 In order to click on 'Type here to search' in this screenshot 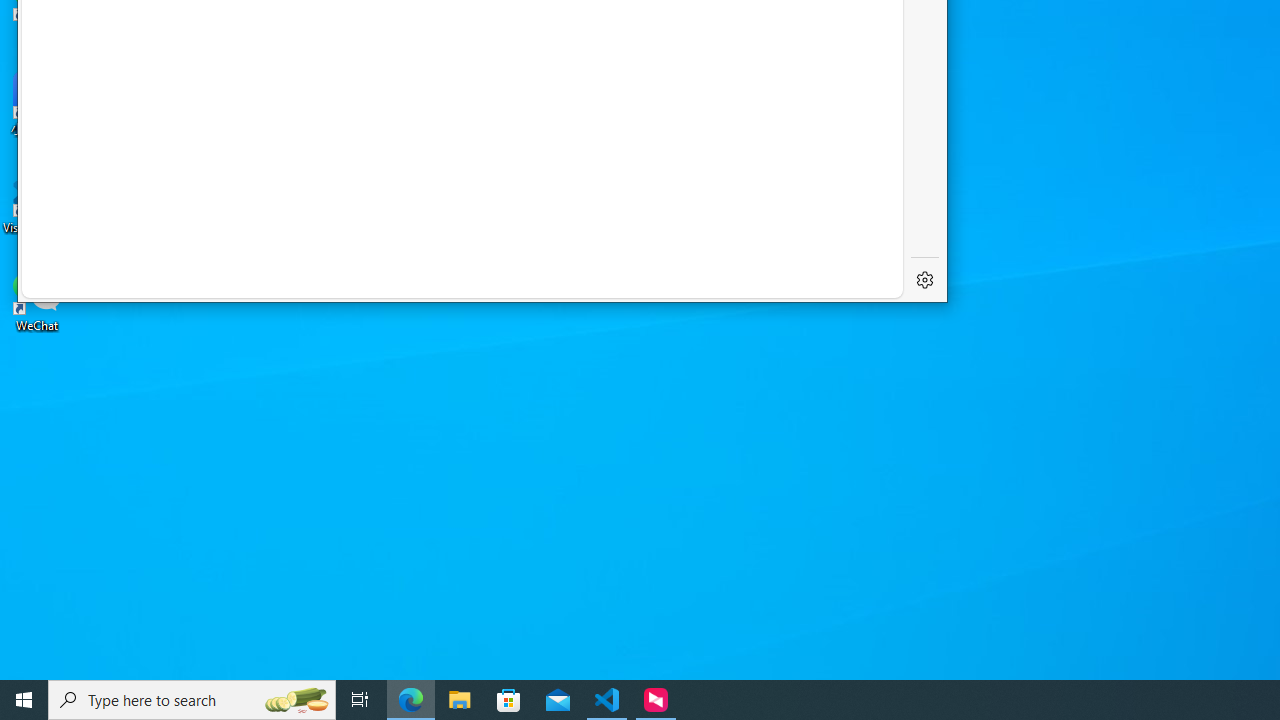, I will do `click(192, 698)`.